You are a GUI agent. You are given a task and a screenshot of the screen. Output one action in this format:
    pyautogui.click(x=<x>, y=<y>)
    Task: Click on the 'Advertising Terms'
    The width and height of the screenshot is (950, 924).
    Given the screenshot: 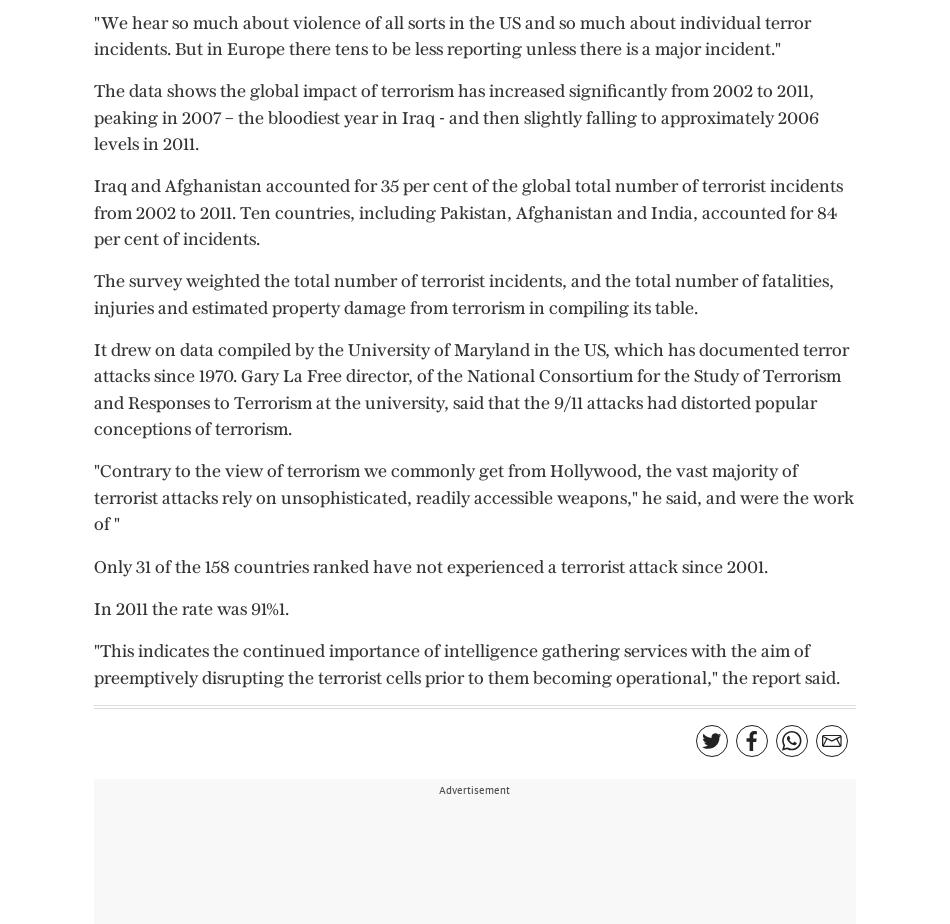 What is the action you would take?
    pyautogui.click(x=66, y=70)
    